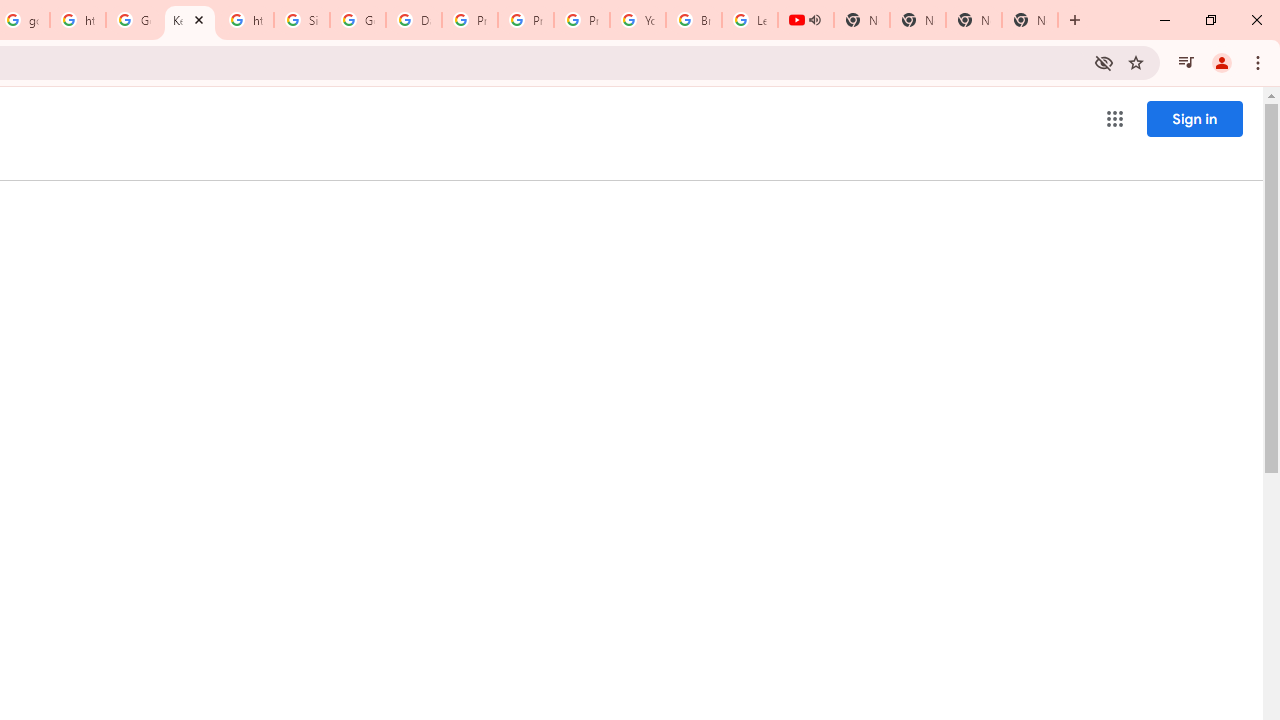 Image resolution: width=1280 pixels, height=720 pixels. Describe the element at coordinates (301, 20) in the screenshot. I see `'Sign in - Google Accounts'` at that location.